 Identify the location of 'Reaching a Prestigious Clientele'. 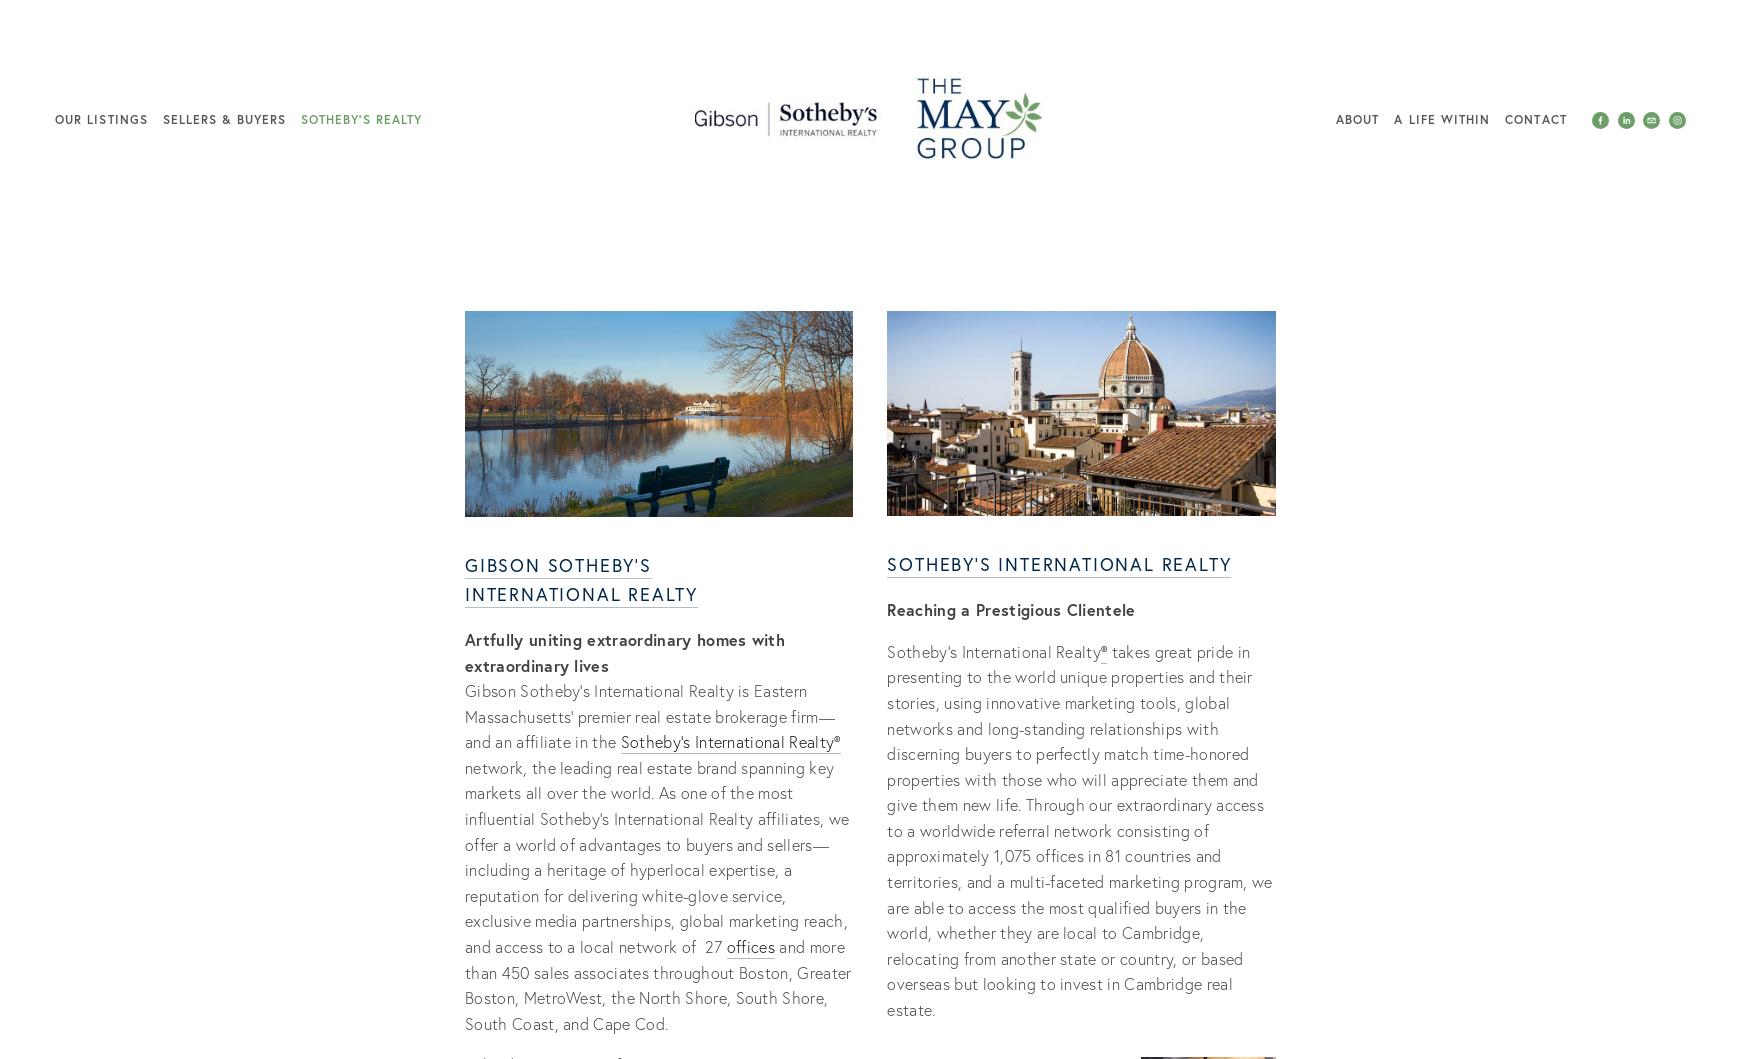
(1013, 608).